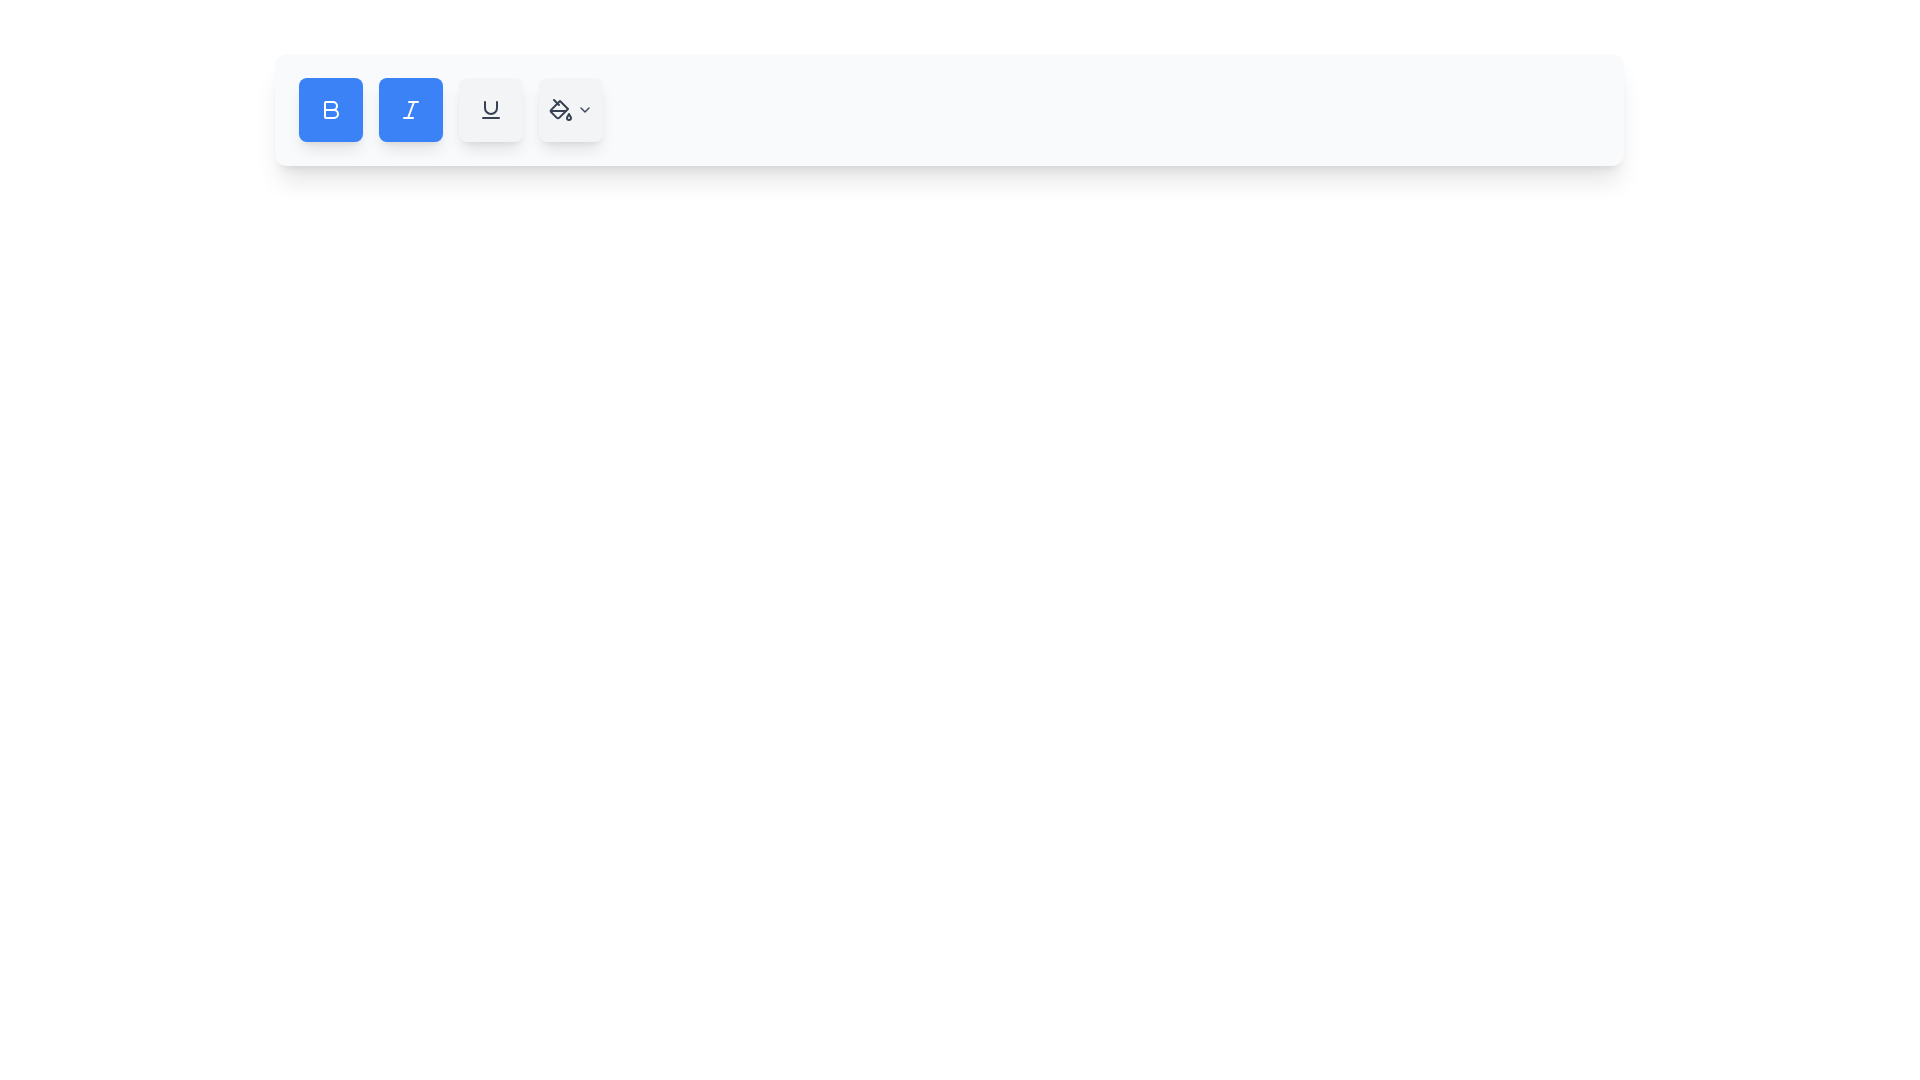  What do you see at coordinates (560, 110) in the screenshot?
I see `the button with a paint bucket icon located in the toolbar` at bounding box center [560, 110].